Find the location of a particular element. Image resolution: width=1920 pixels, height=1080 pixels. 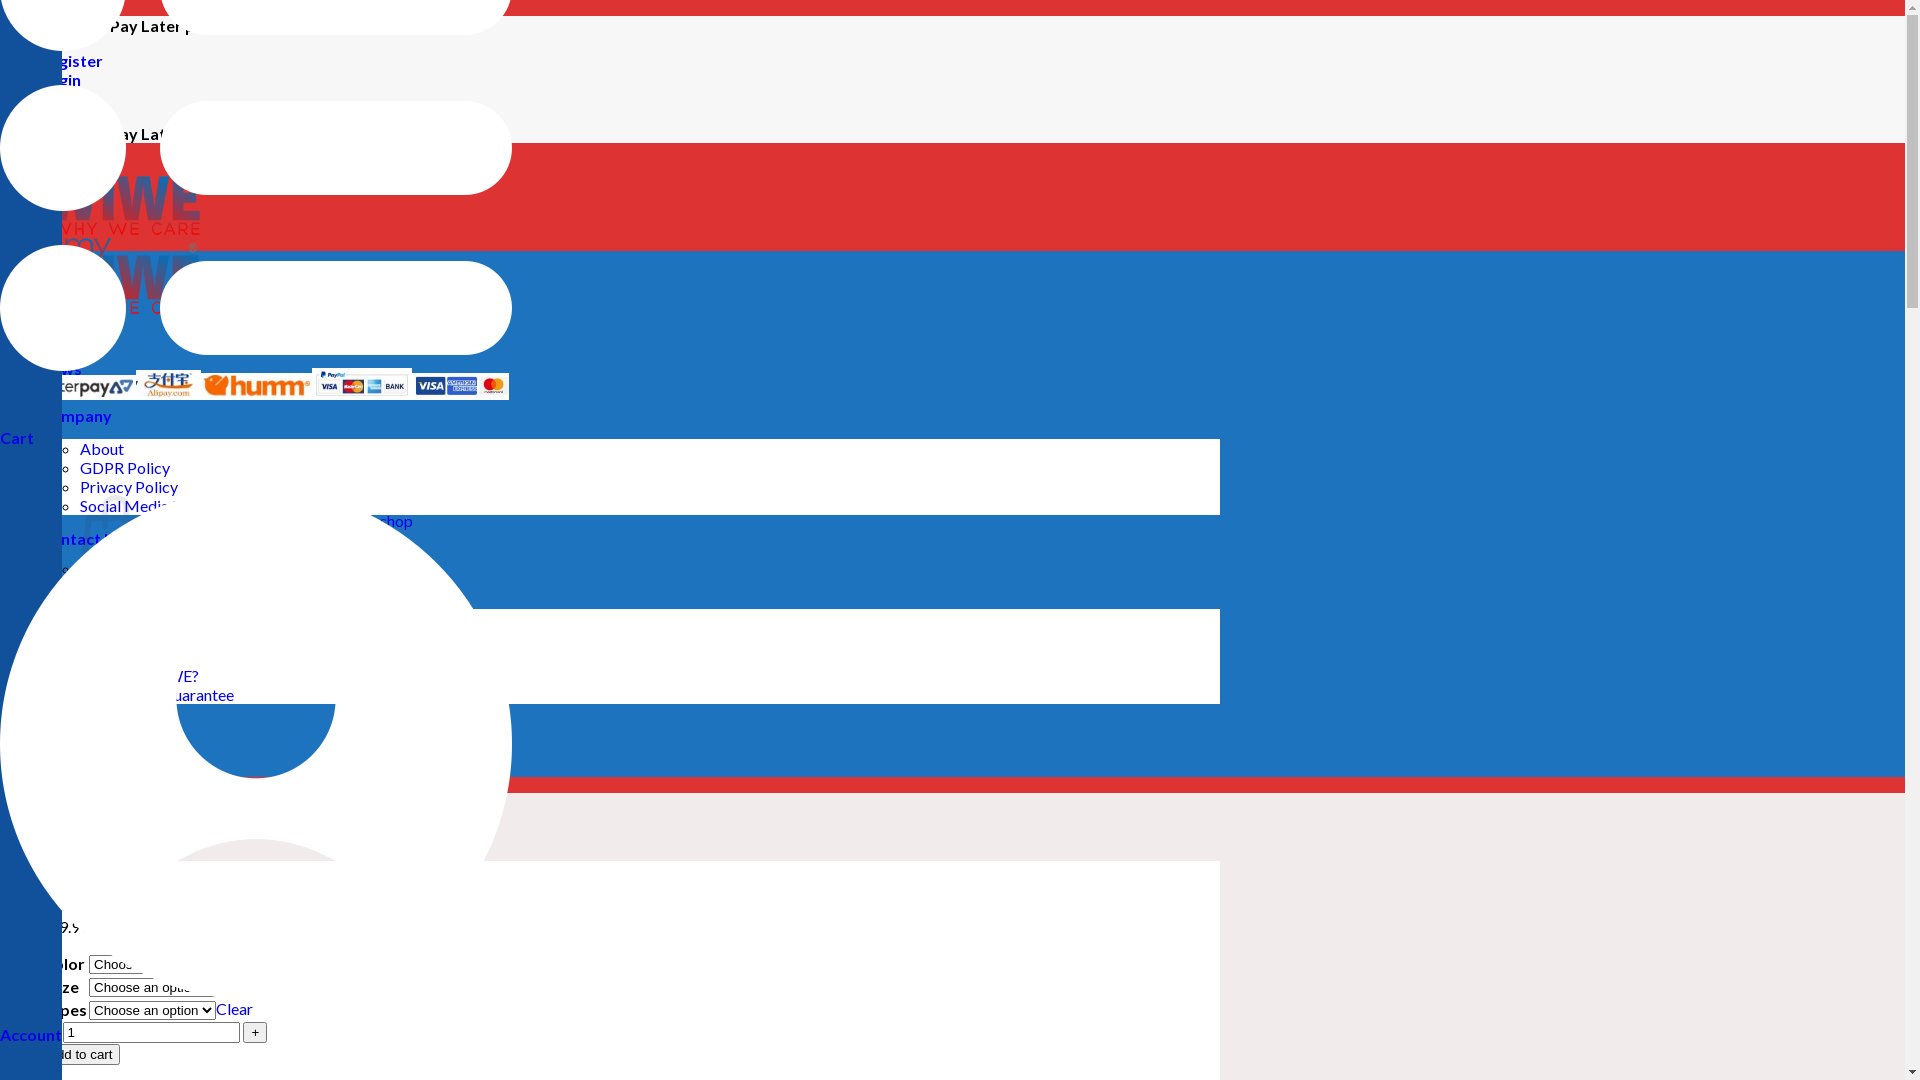

'Social Media Policy' is located at coordinates (146, 504).